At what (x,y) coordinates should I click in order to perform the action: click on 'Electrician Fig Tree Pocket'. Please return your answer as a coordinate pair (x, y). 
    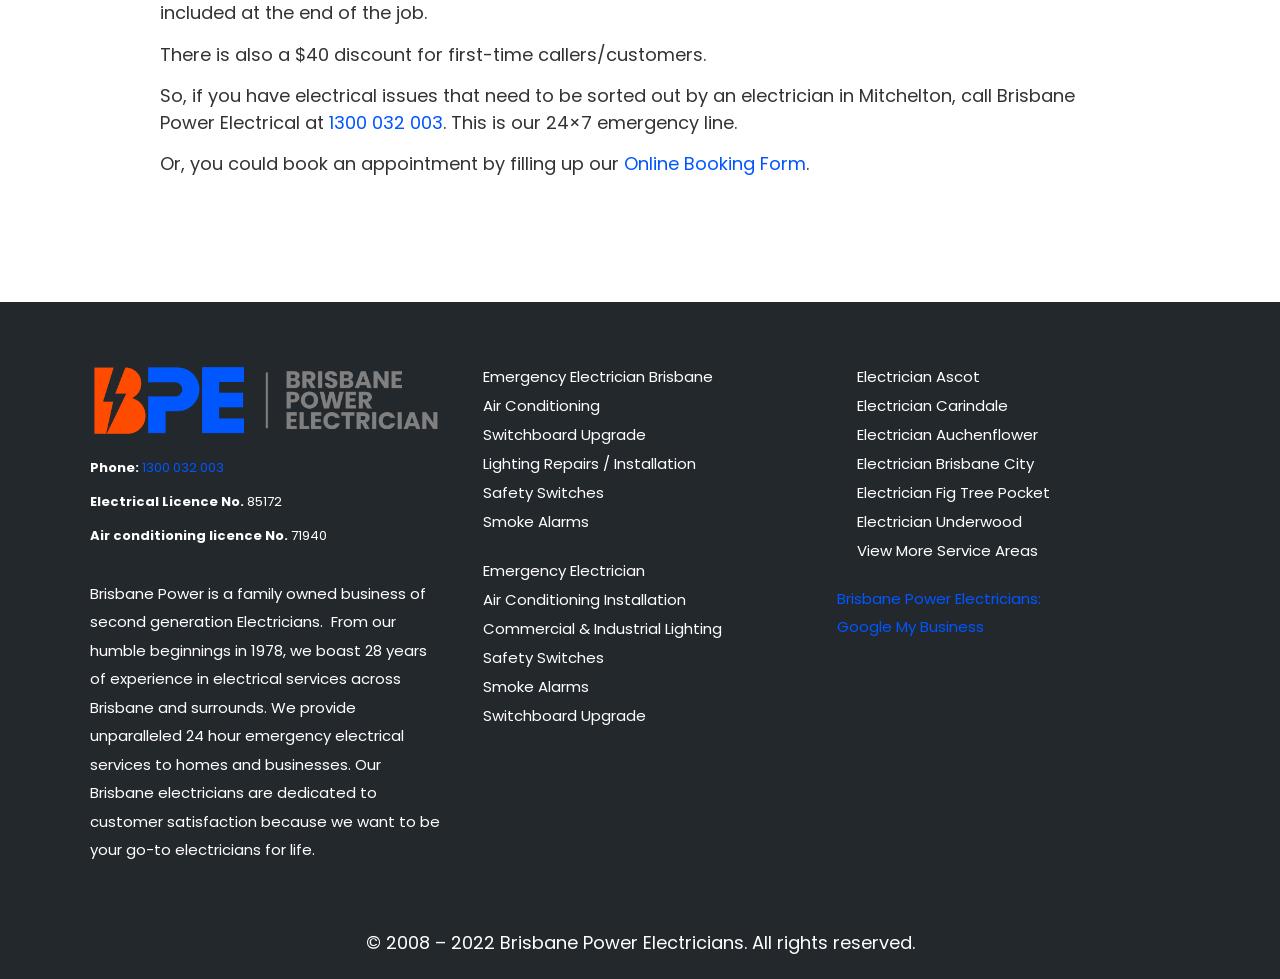
    Looking at the image, I should click on (951, 490).